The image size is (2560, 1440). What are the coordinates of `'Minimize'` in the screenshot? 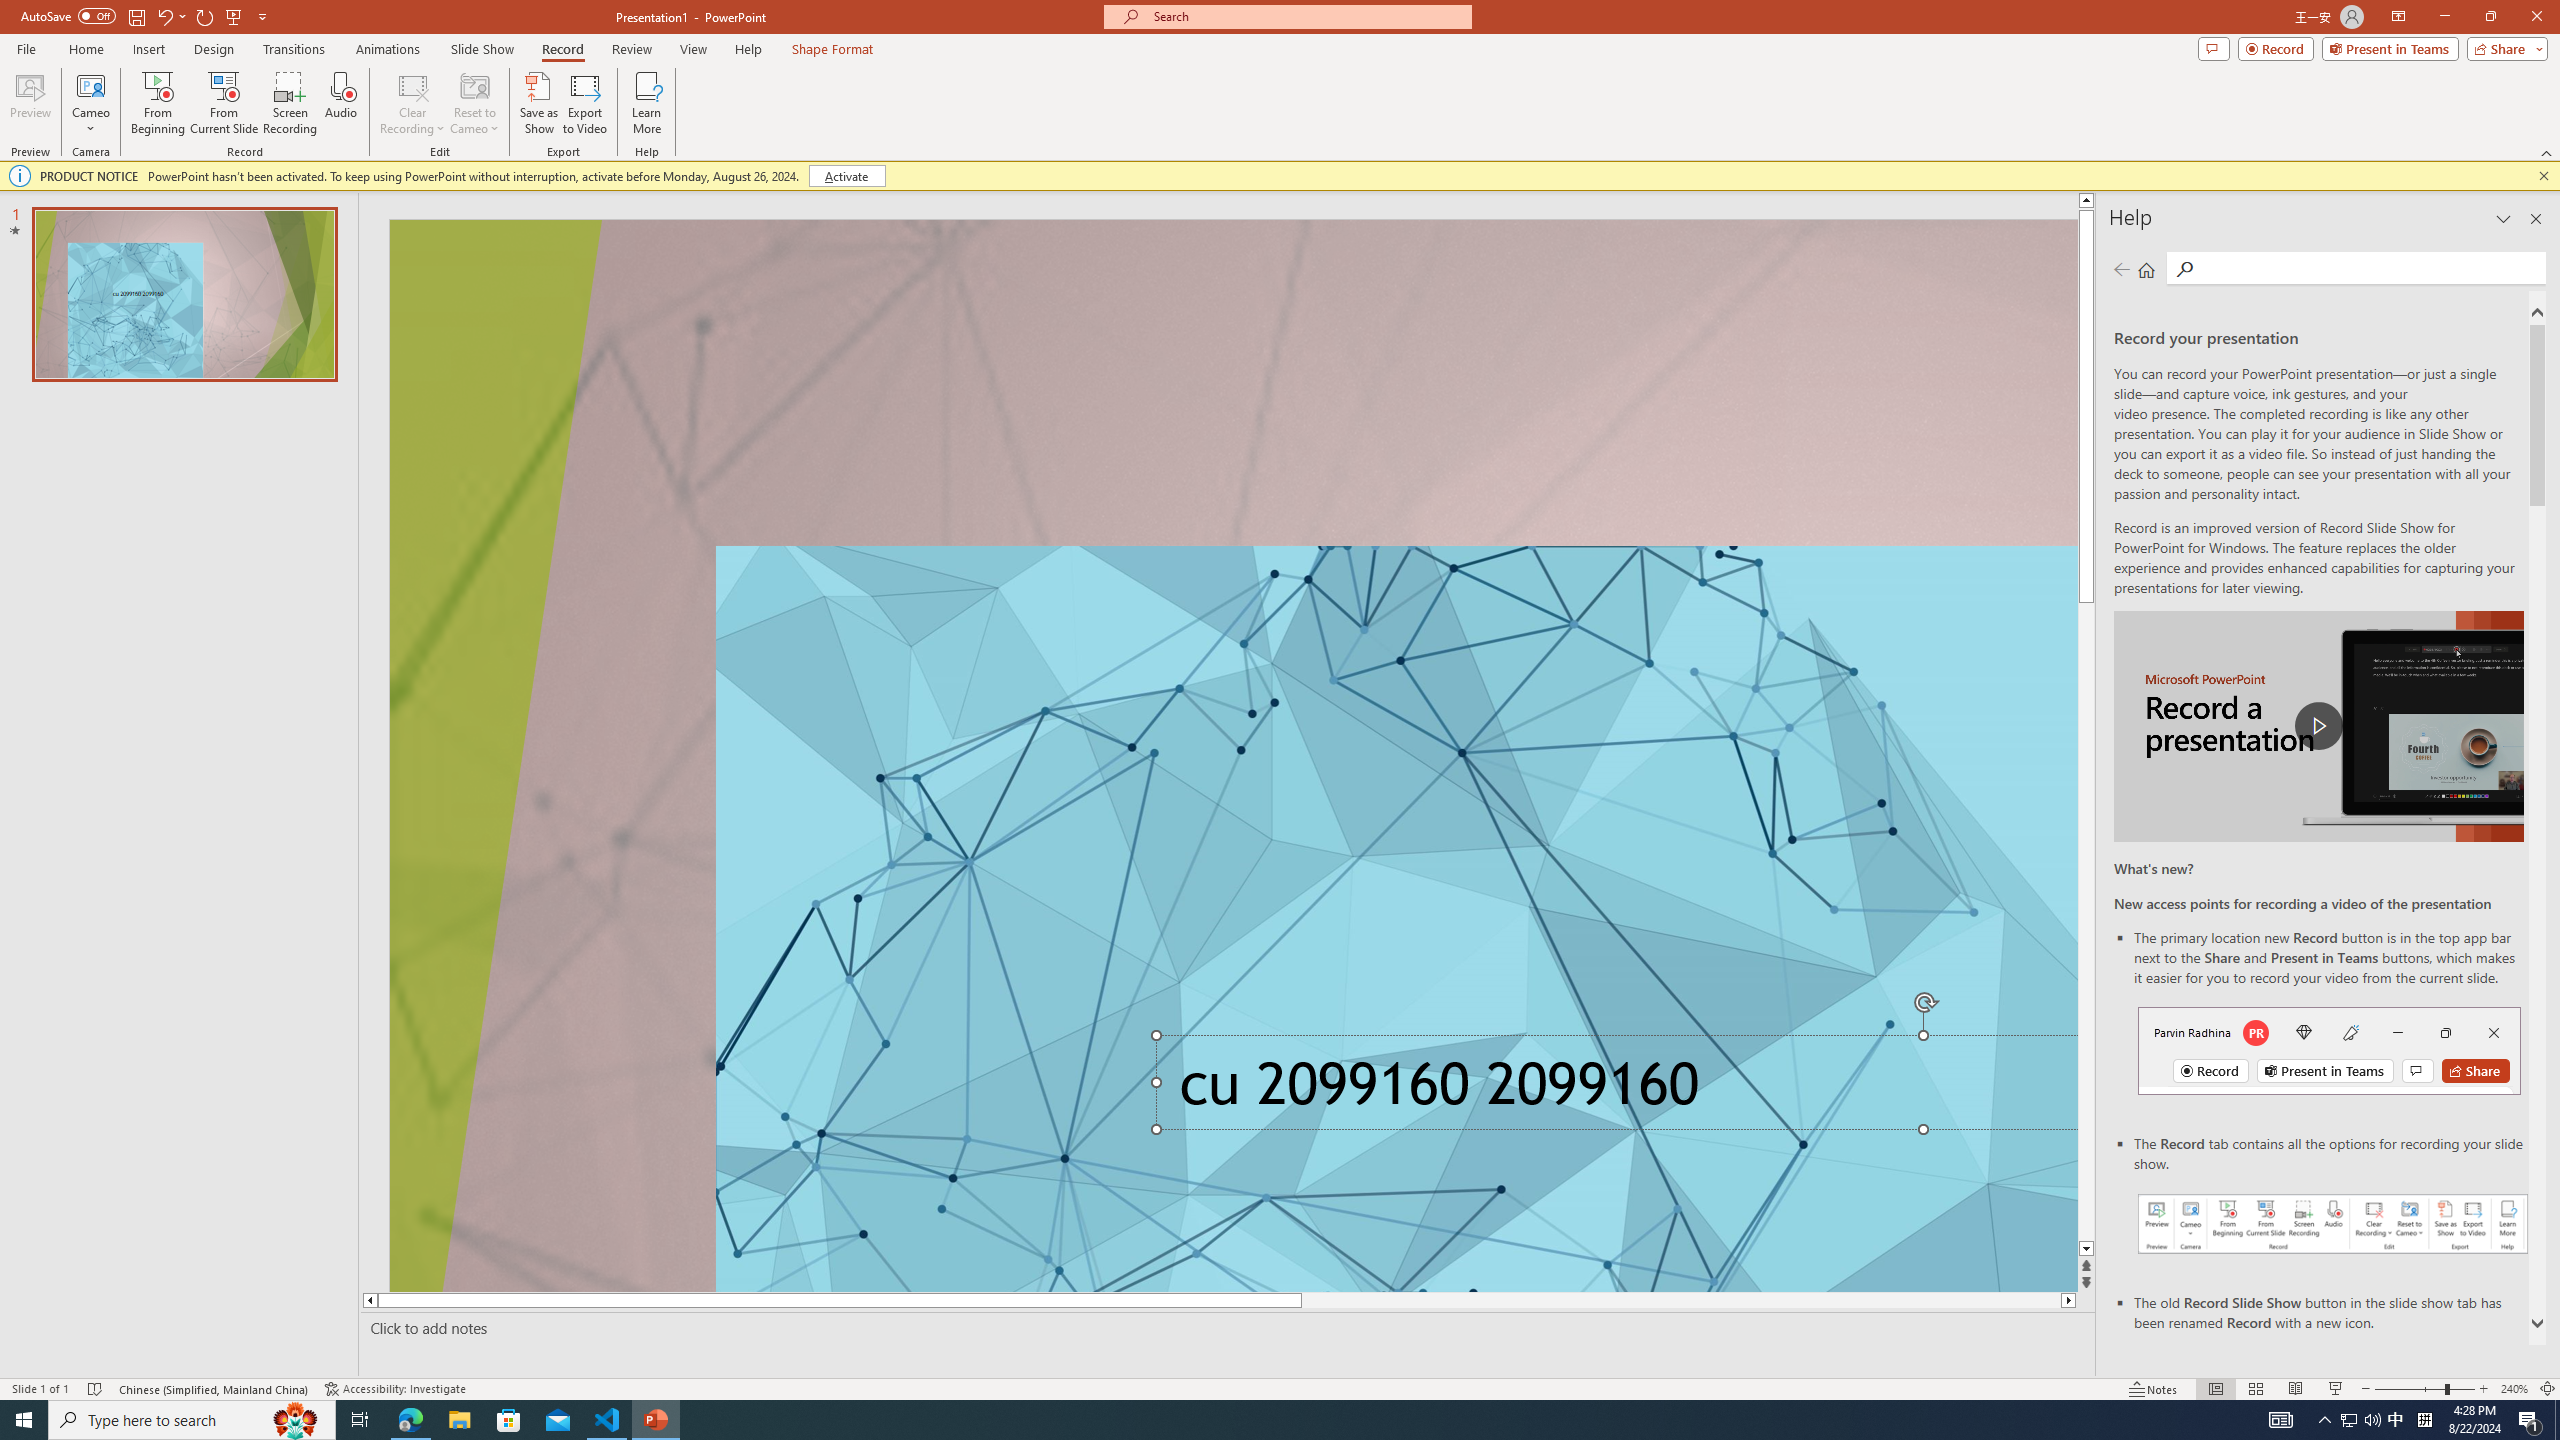 It's located at (2443, 16).